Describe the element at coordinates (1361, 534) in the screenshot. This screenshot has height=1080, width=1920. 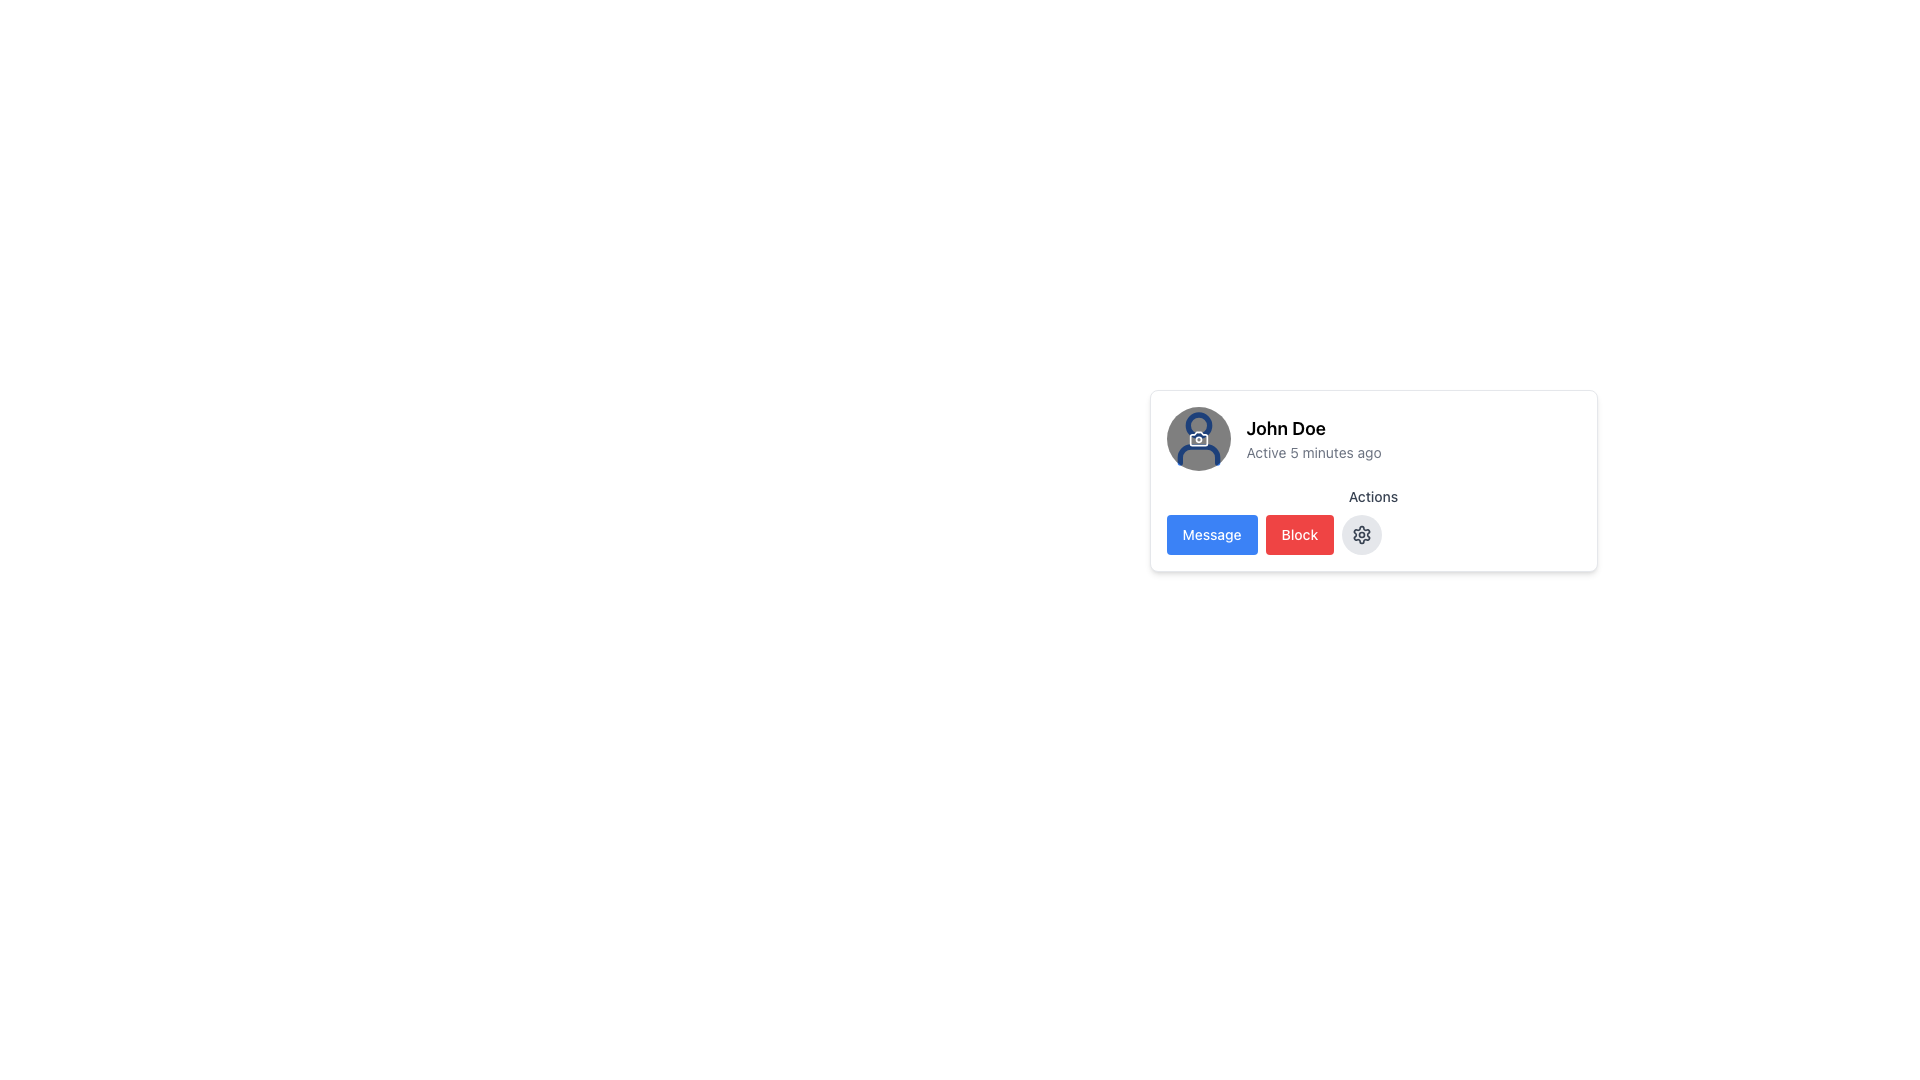
I see `the circular settings button with a light-gray background located in the 'Actions' row, which is the third button to the right of the 'Block' button` at that location.